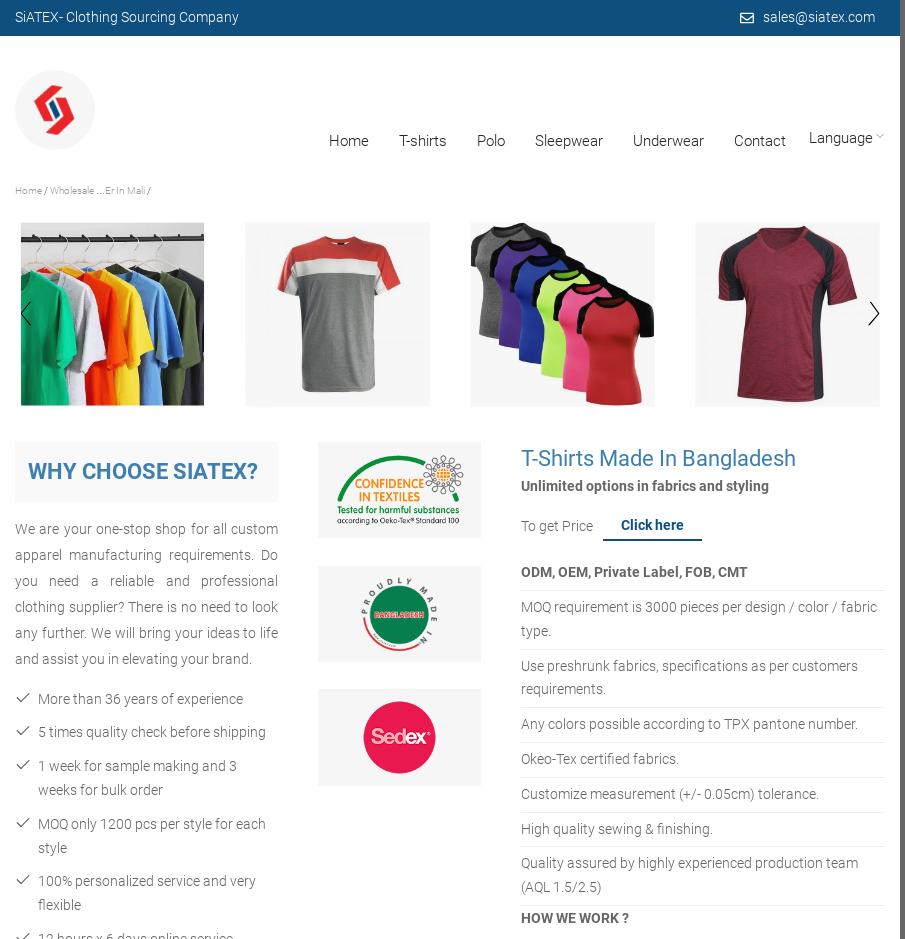 Image resolution: width=905 pixels, height=939 pixels. Describe the element at coordinates (615, 828) in the screenshot. I see `'High quality sewing & finishing.'` at that location.